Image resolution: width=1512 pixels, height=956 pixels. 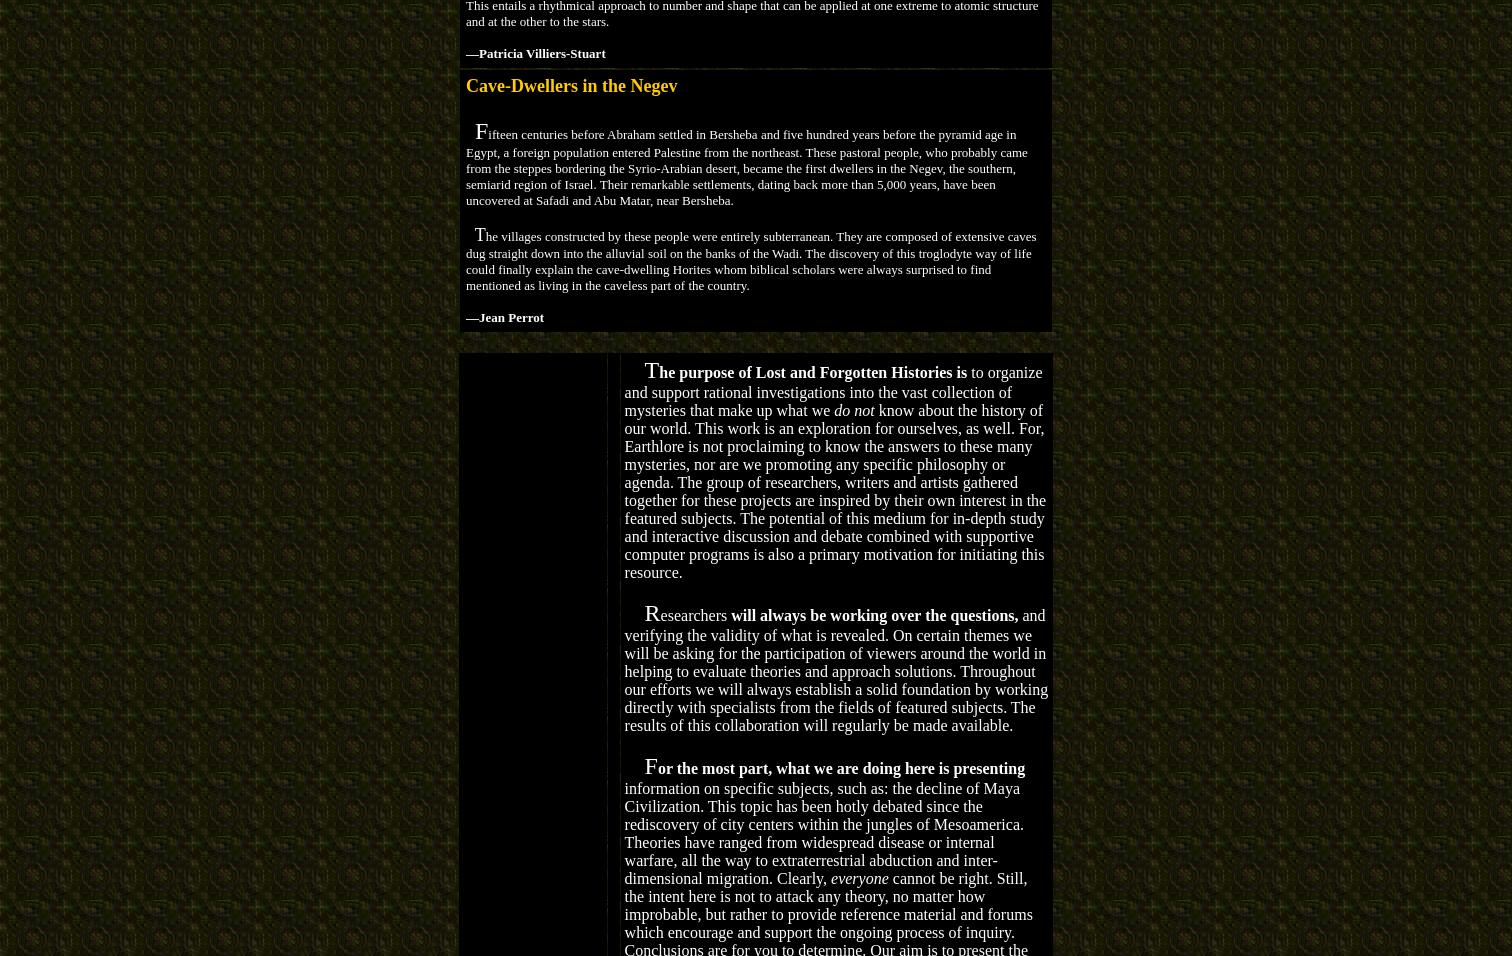 What do you see at coordinates (859, 877) in the screenshot?
I see `'everyone'` at bounding box center [859, 877].